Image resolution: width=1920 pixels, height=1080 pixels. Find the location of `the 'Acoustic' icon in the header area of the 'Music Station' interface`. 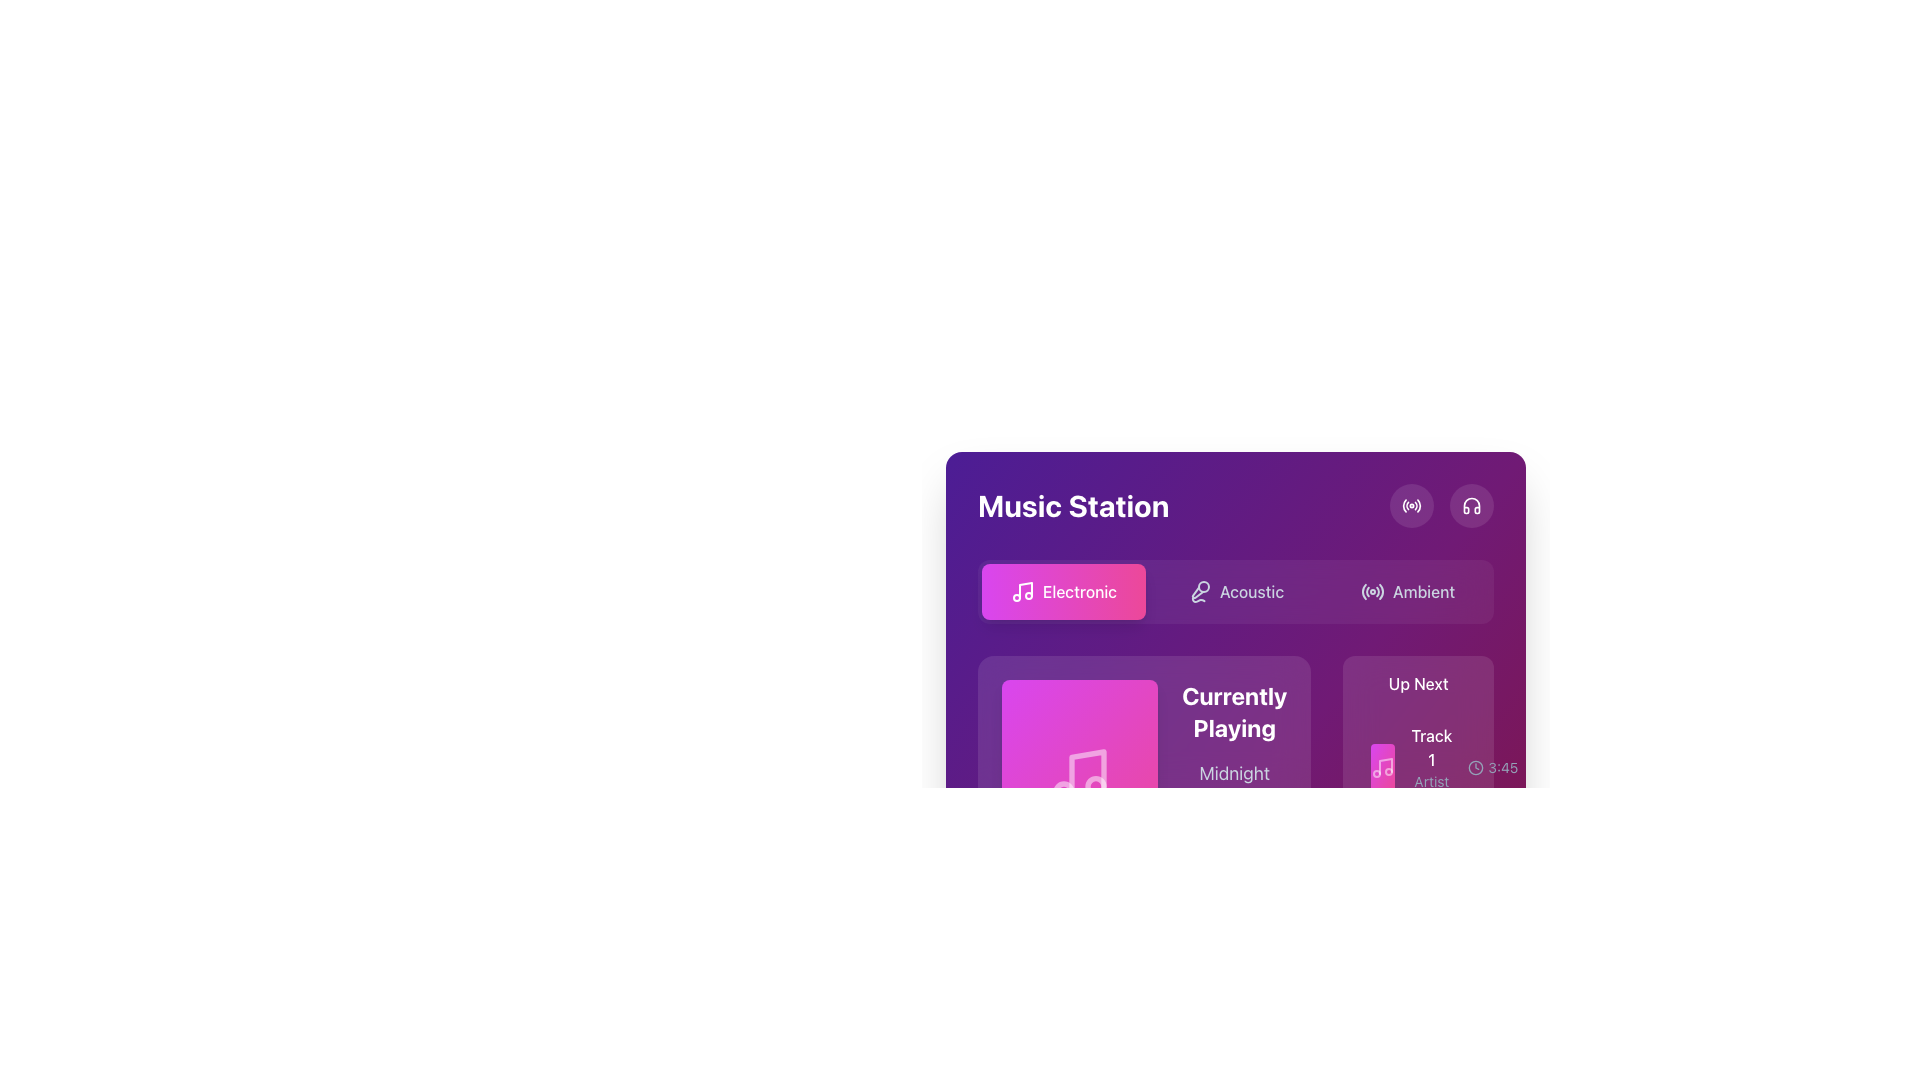

the 'Acoustic' icon in the header area of the 'Music Station' interface is located at coordinates (1199, 590).